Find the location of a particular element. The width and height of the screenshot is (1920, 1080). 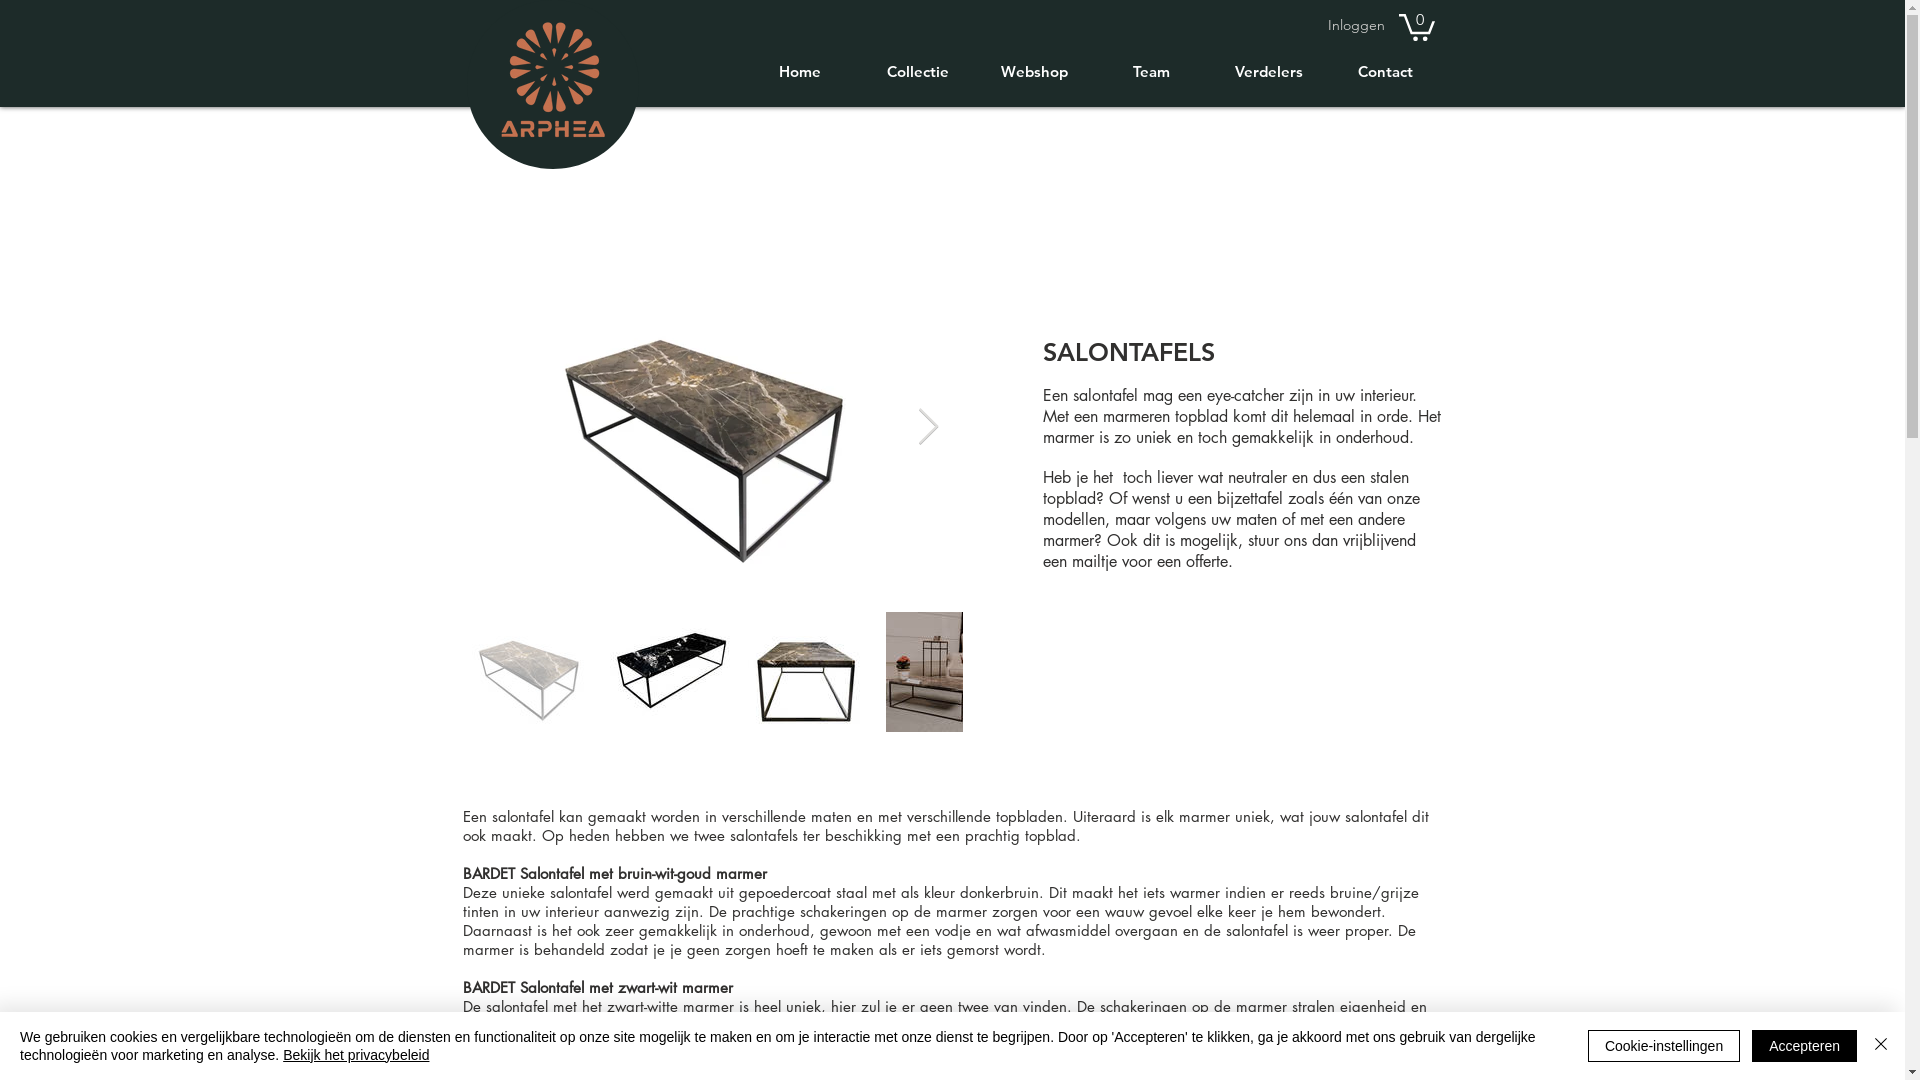

'Collectie' is located at coordinates (858, 71).